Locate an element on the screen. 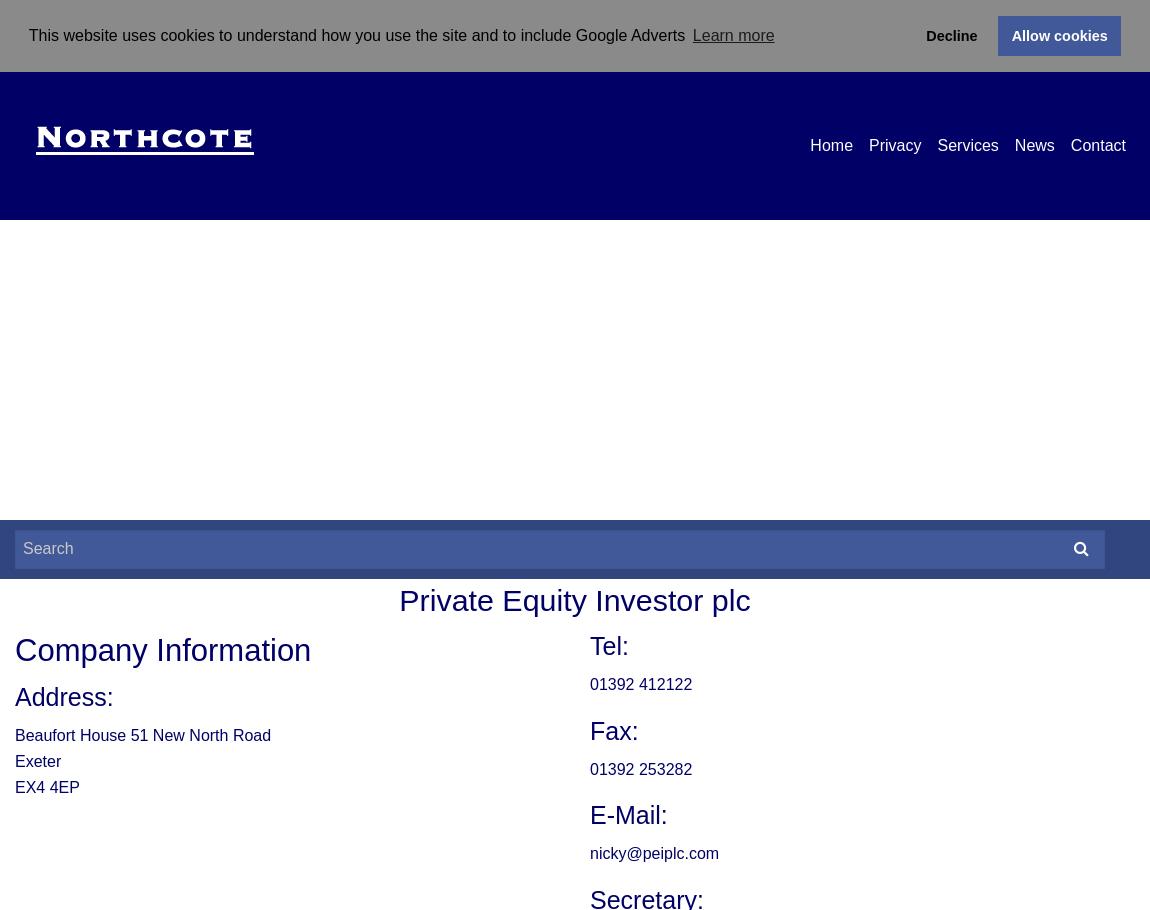 The height and width of the screenshot is (910, 1150). 'Home' is located at coordinates (830, 143).